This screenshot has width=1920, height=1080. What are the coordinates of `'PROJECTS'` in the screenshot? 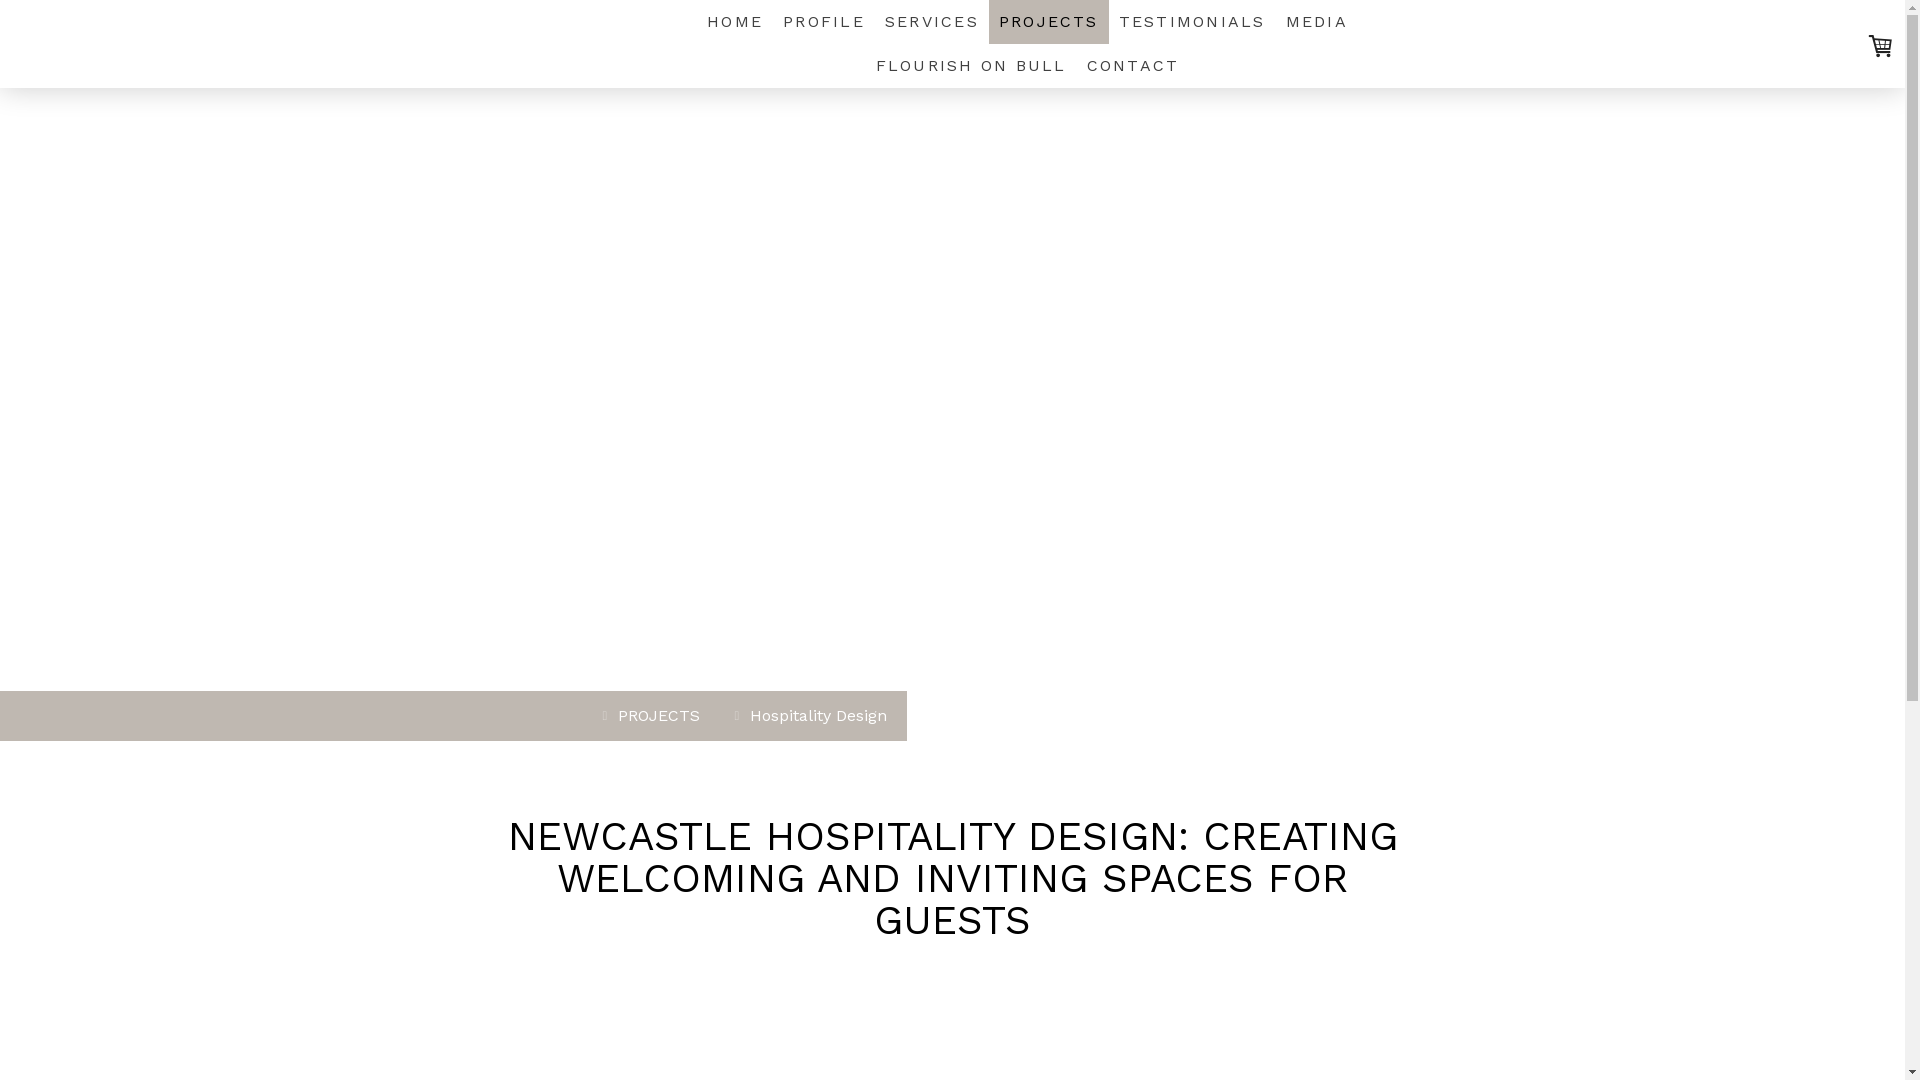 It's located at (653, 715).